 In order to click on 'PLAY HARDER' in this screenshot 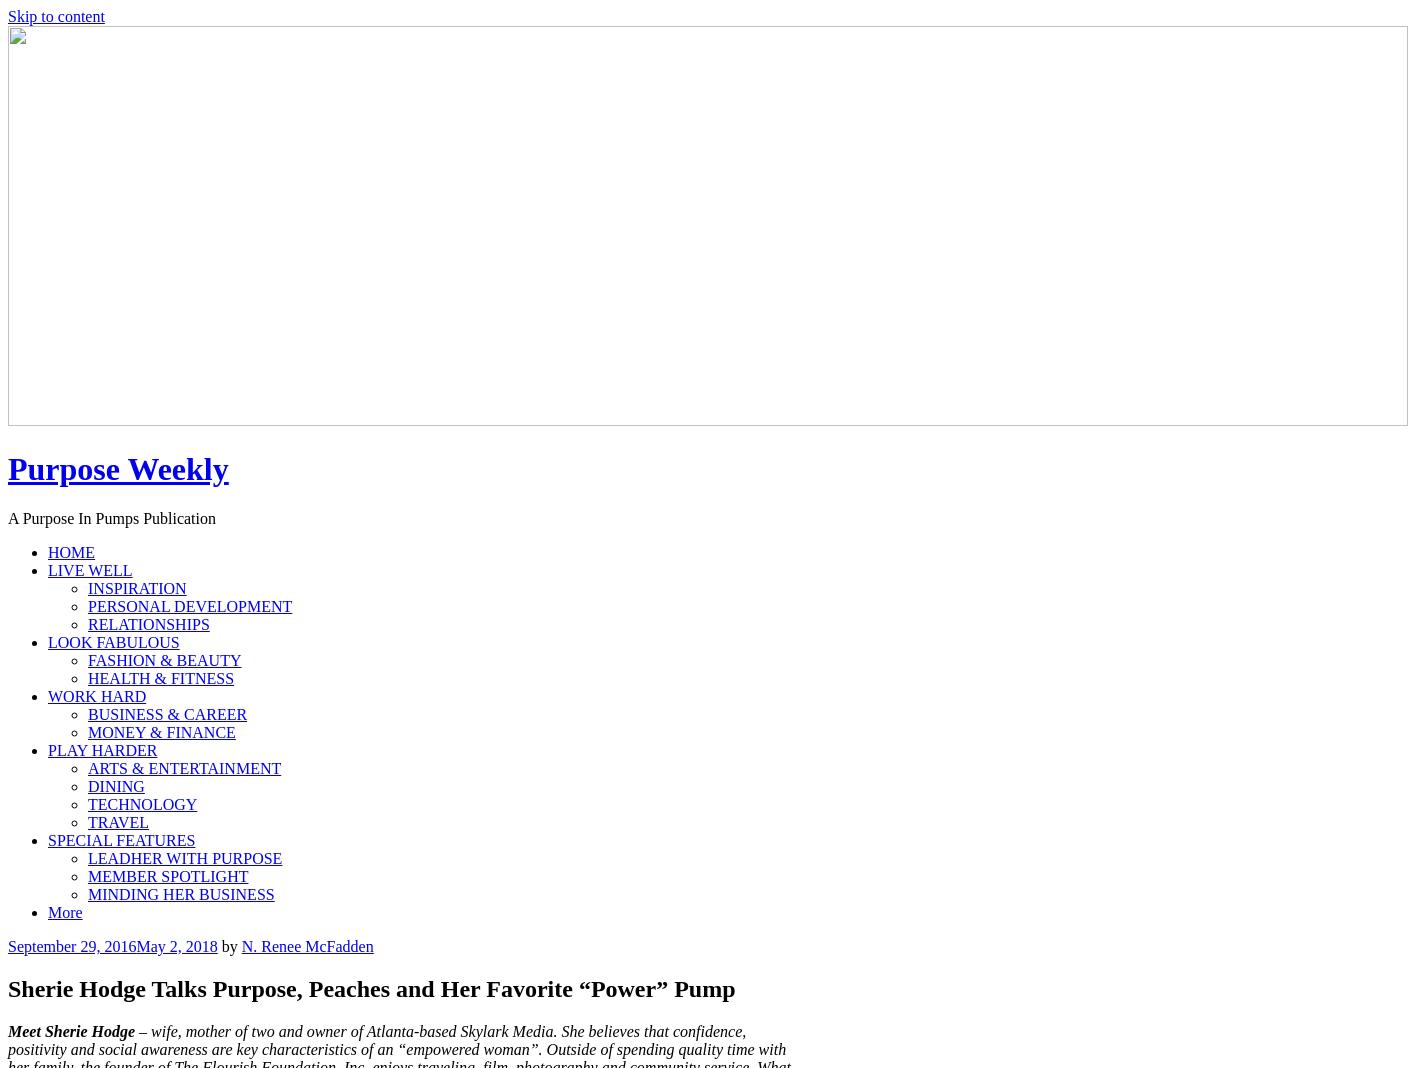, I will do `click(102, 749)`.